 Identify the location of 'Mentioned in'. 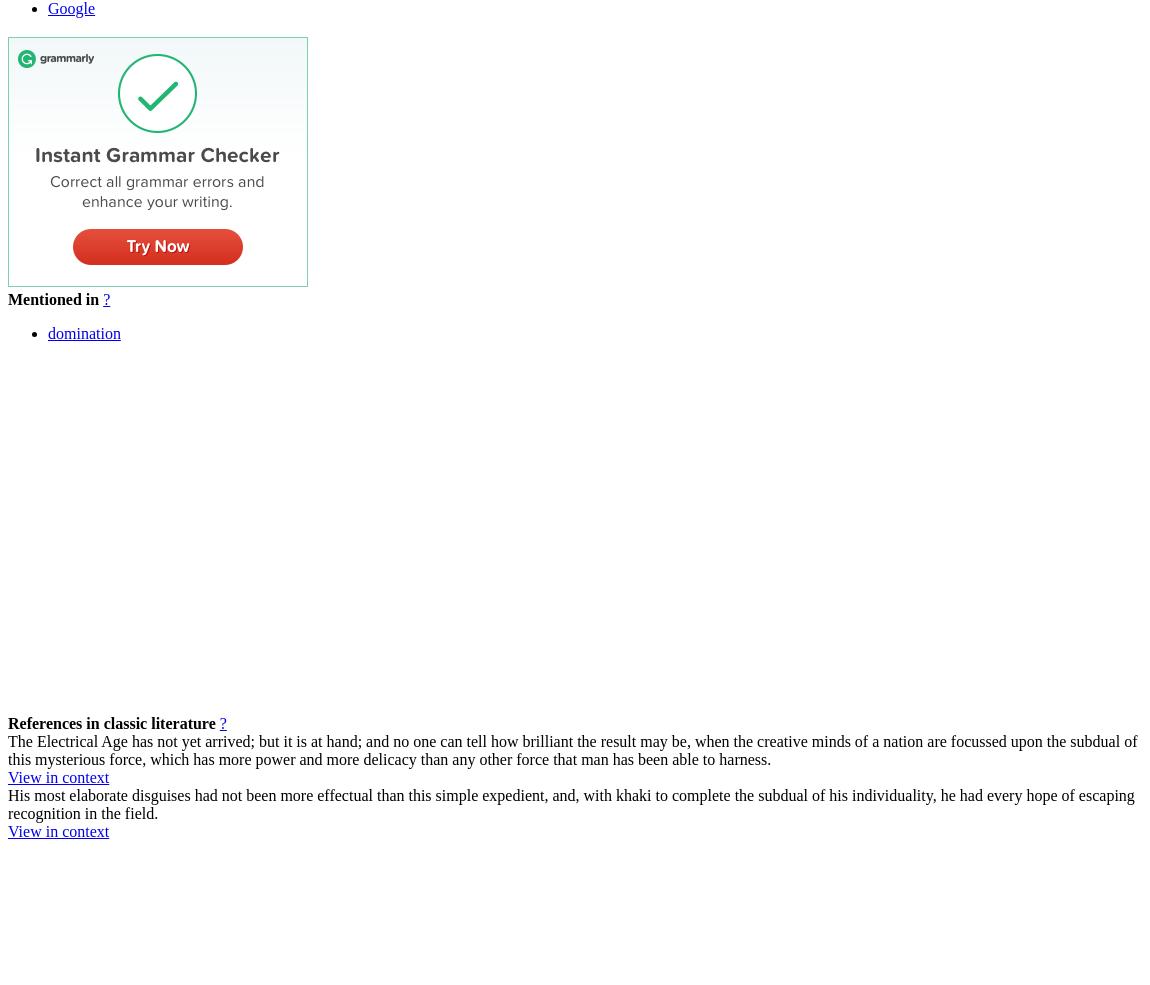
(7, 298).